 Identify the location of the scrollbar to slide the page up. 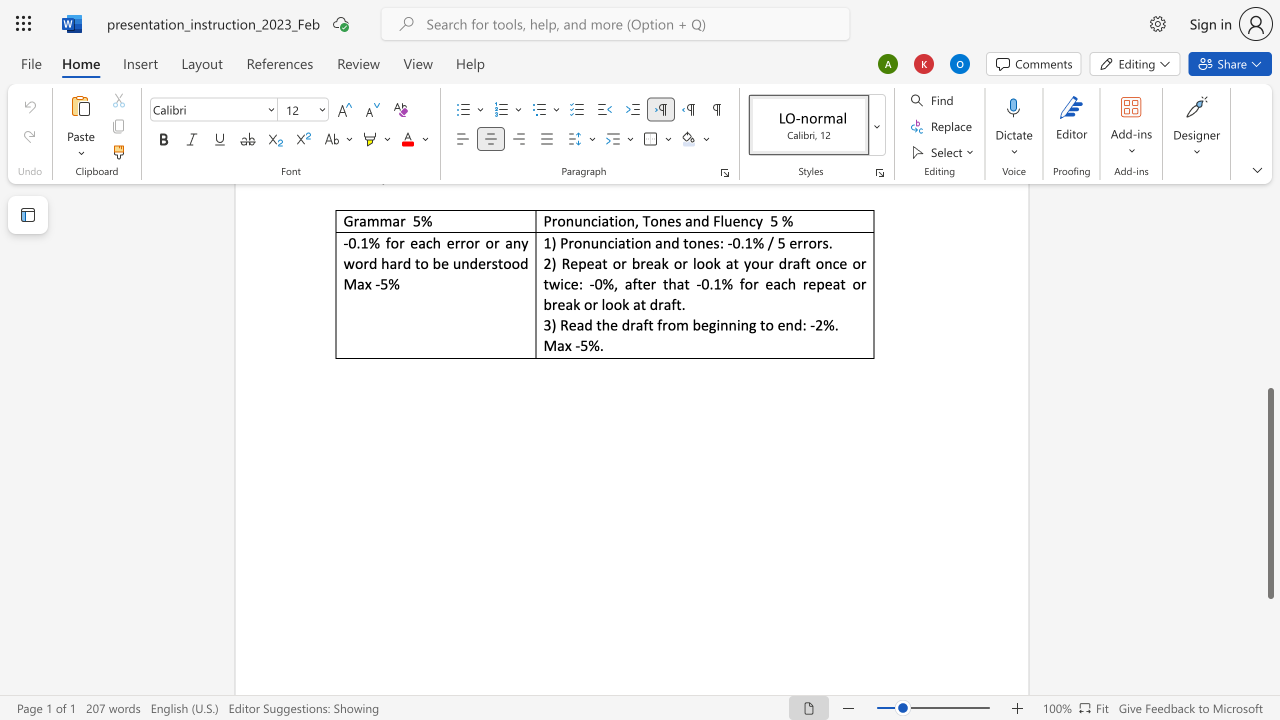
(1269, 248).